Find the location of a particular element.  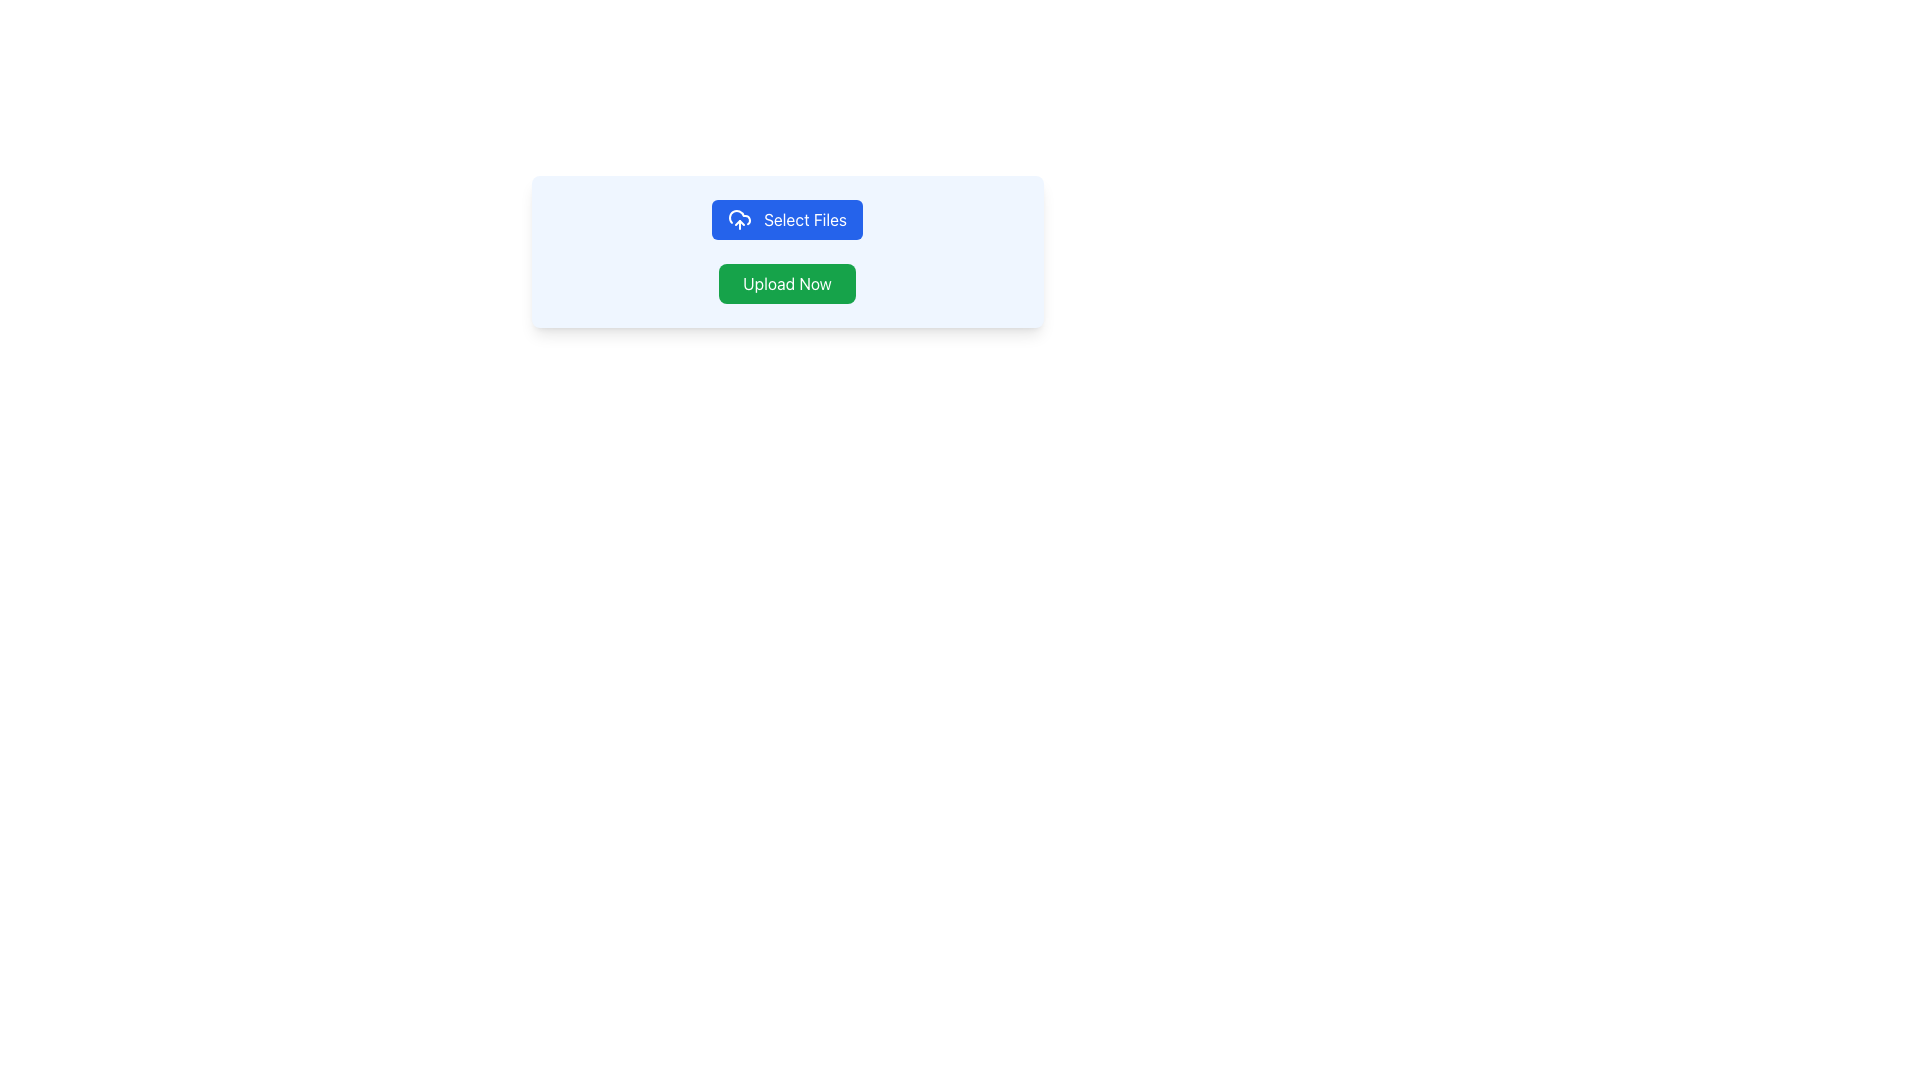

the upload button located beneath the 'Select Files' button to observe its hover effect is located at coordinates (786, 284).